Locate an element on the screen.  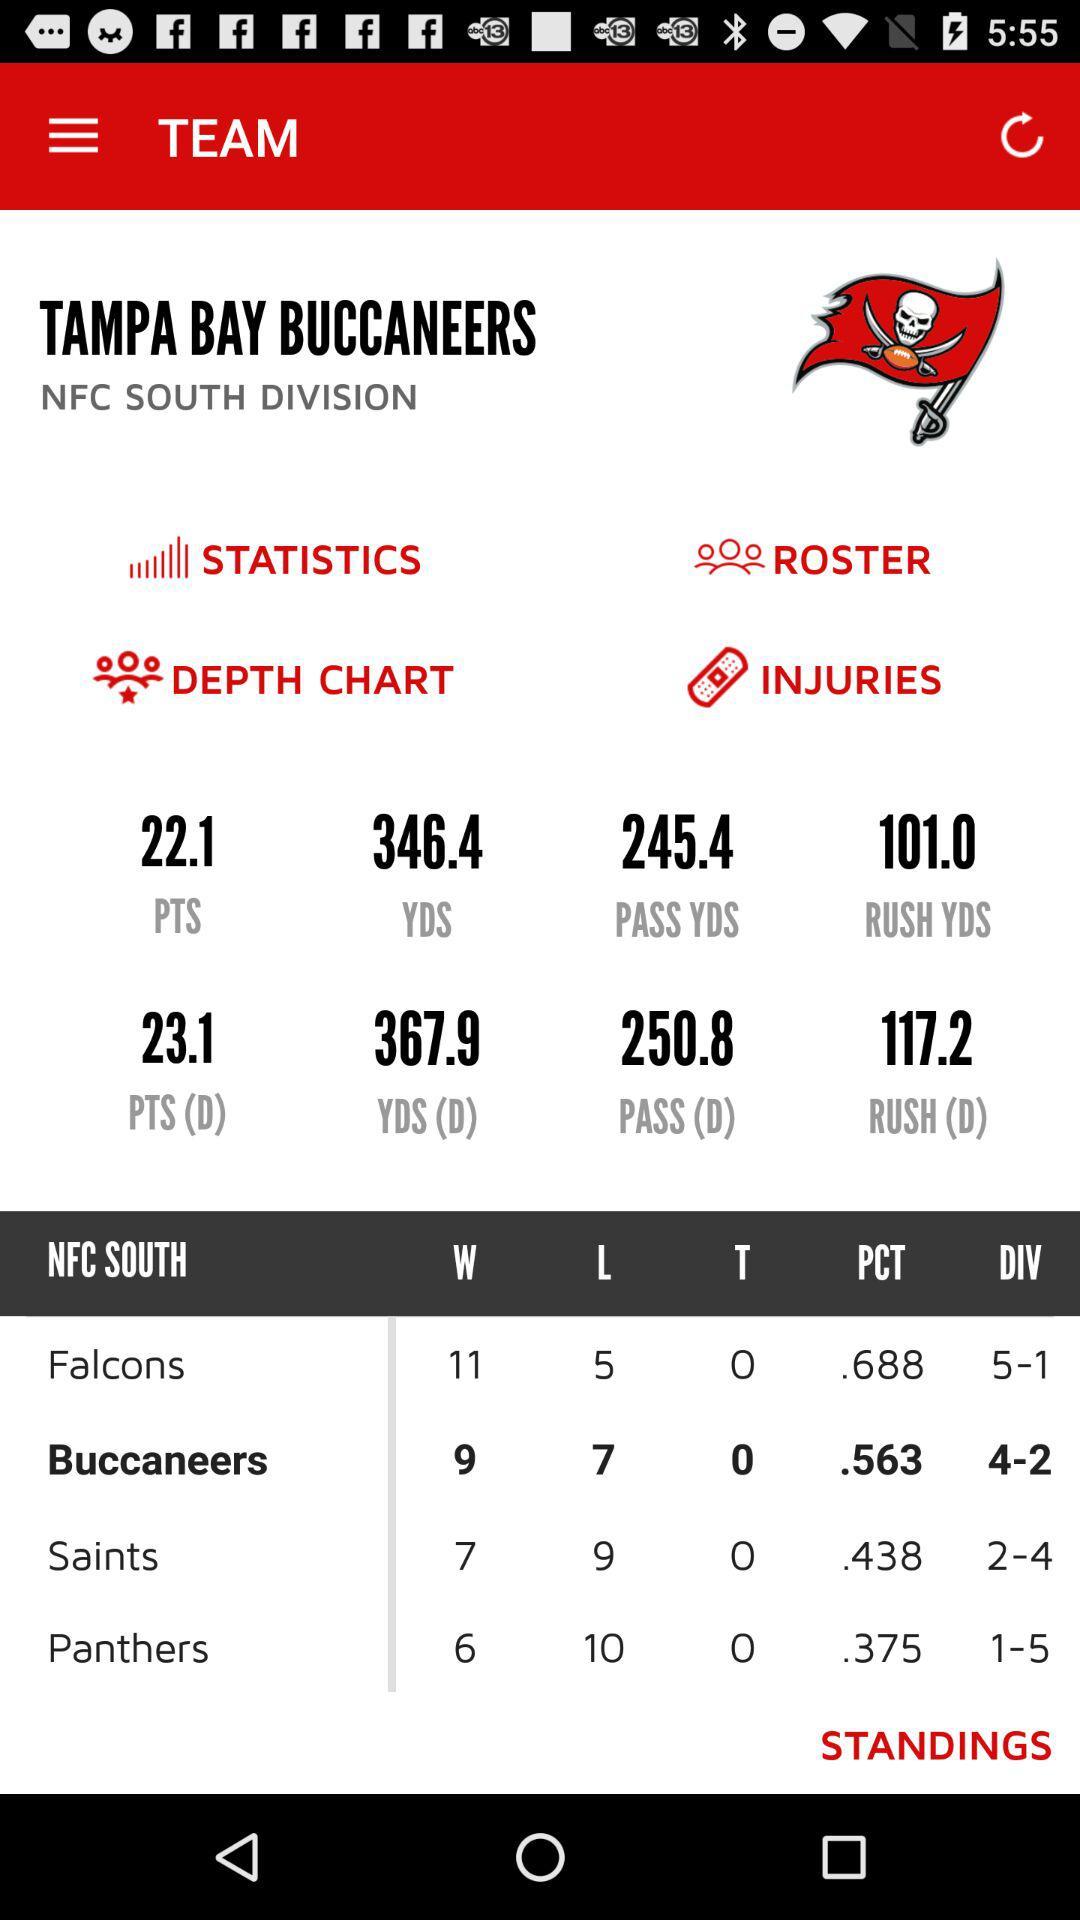
item above tampa bay buccaneers is located at coordinates (72, 135).